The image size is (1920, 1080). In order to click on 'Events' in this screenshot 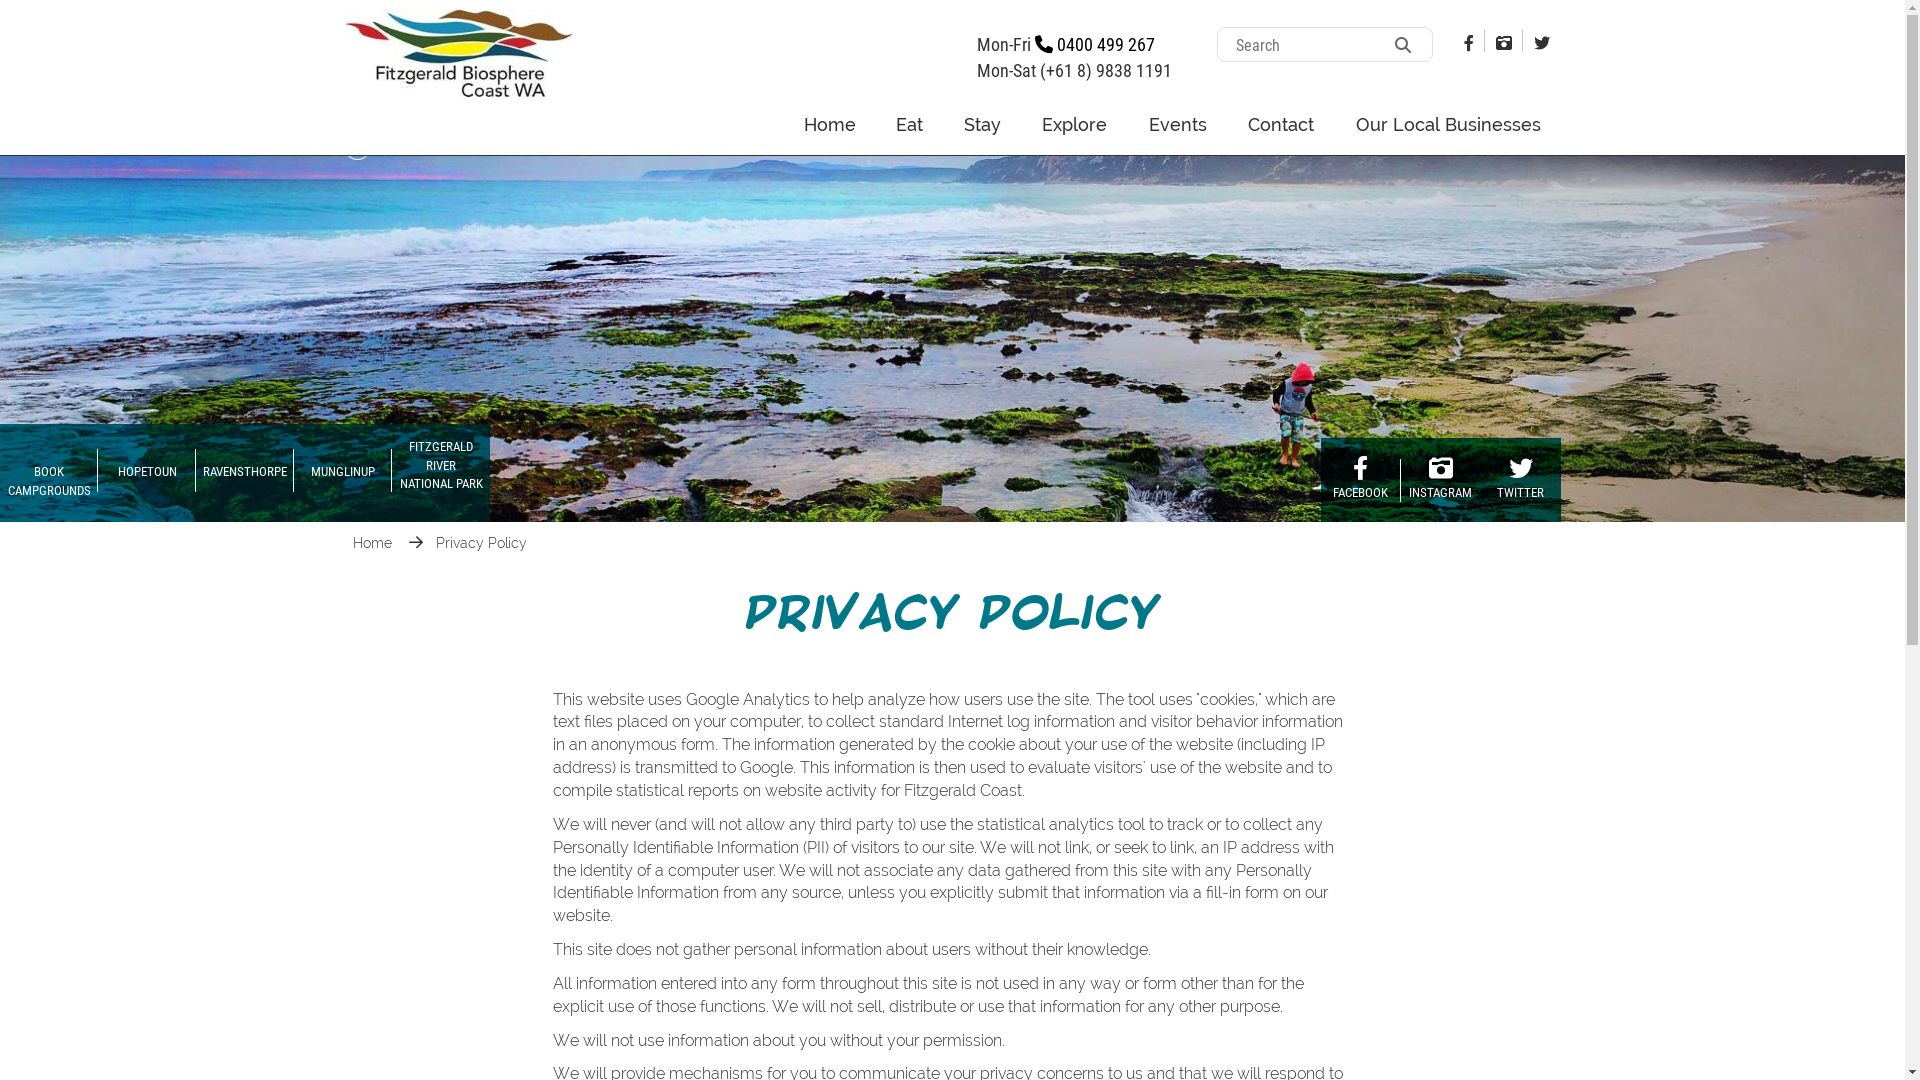, I will do `click(1177, 124)`.